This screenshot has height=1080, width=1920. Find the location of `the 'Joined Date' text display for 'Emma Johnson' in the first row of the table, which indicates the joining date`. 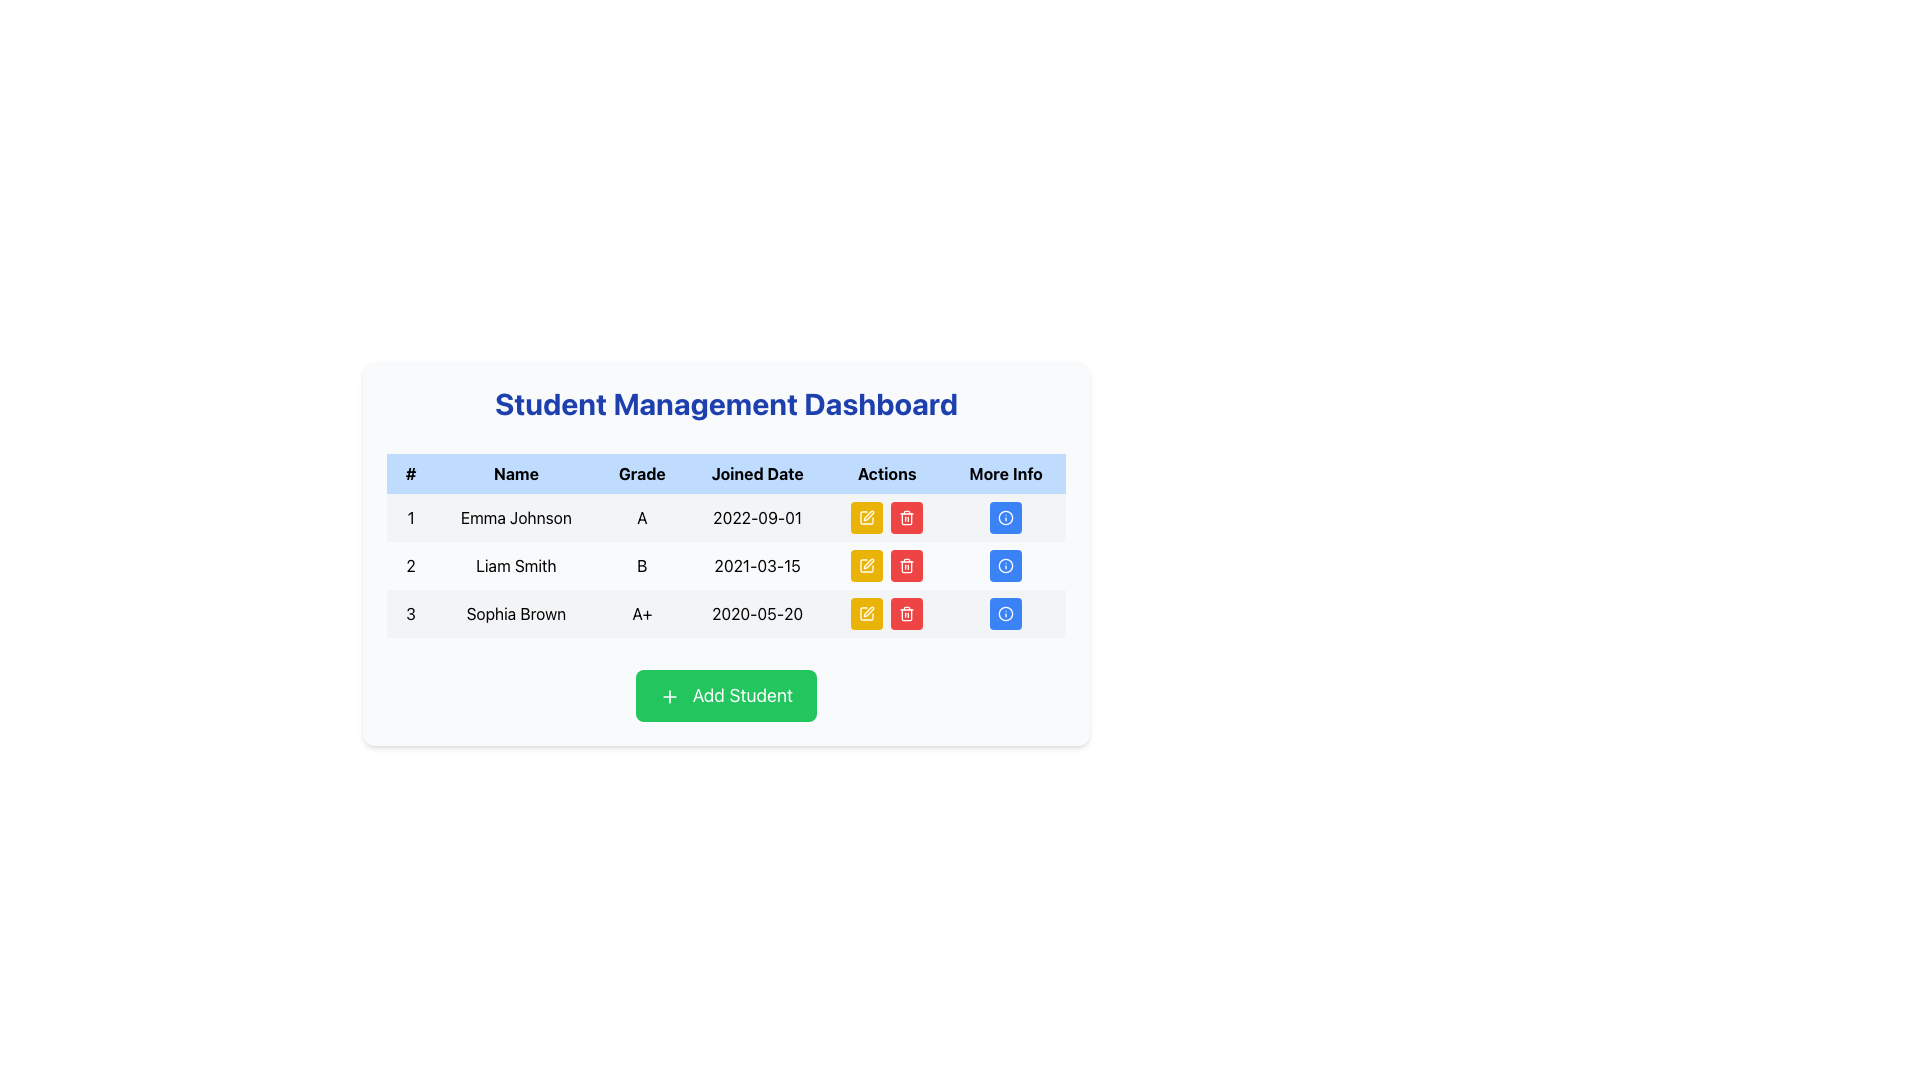

the 'Joined Date' text display for 'Emma Johnson' in the first row of the table, which indicates the joining date is located at coordinates (756, 516).